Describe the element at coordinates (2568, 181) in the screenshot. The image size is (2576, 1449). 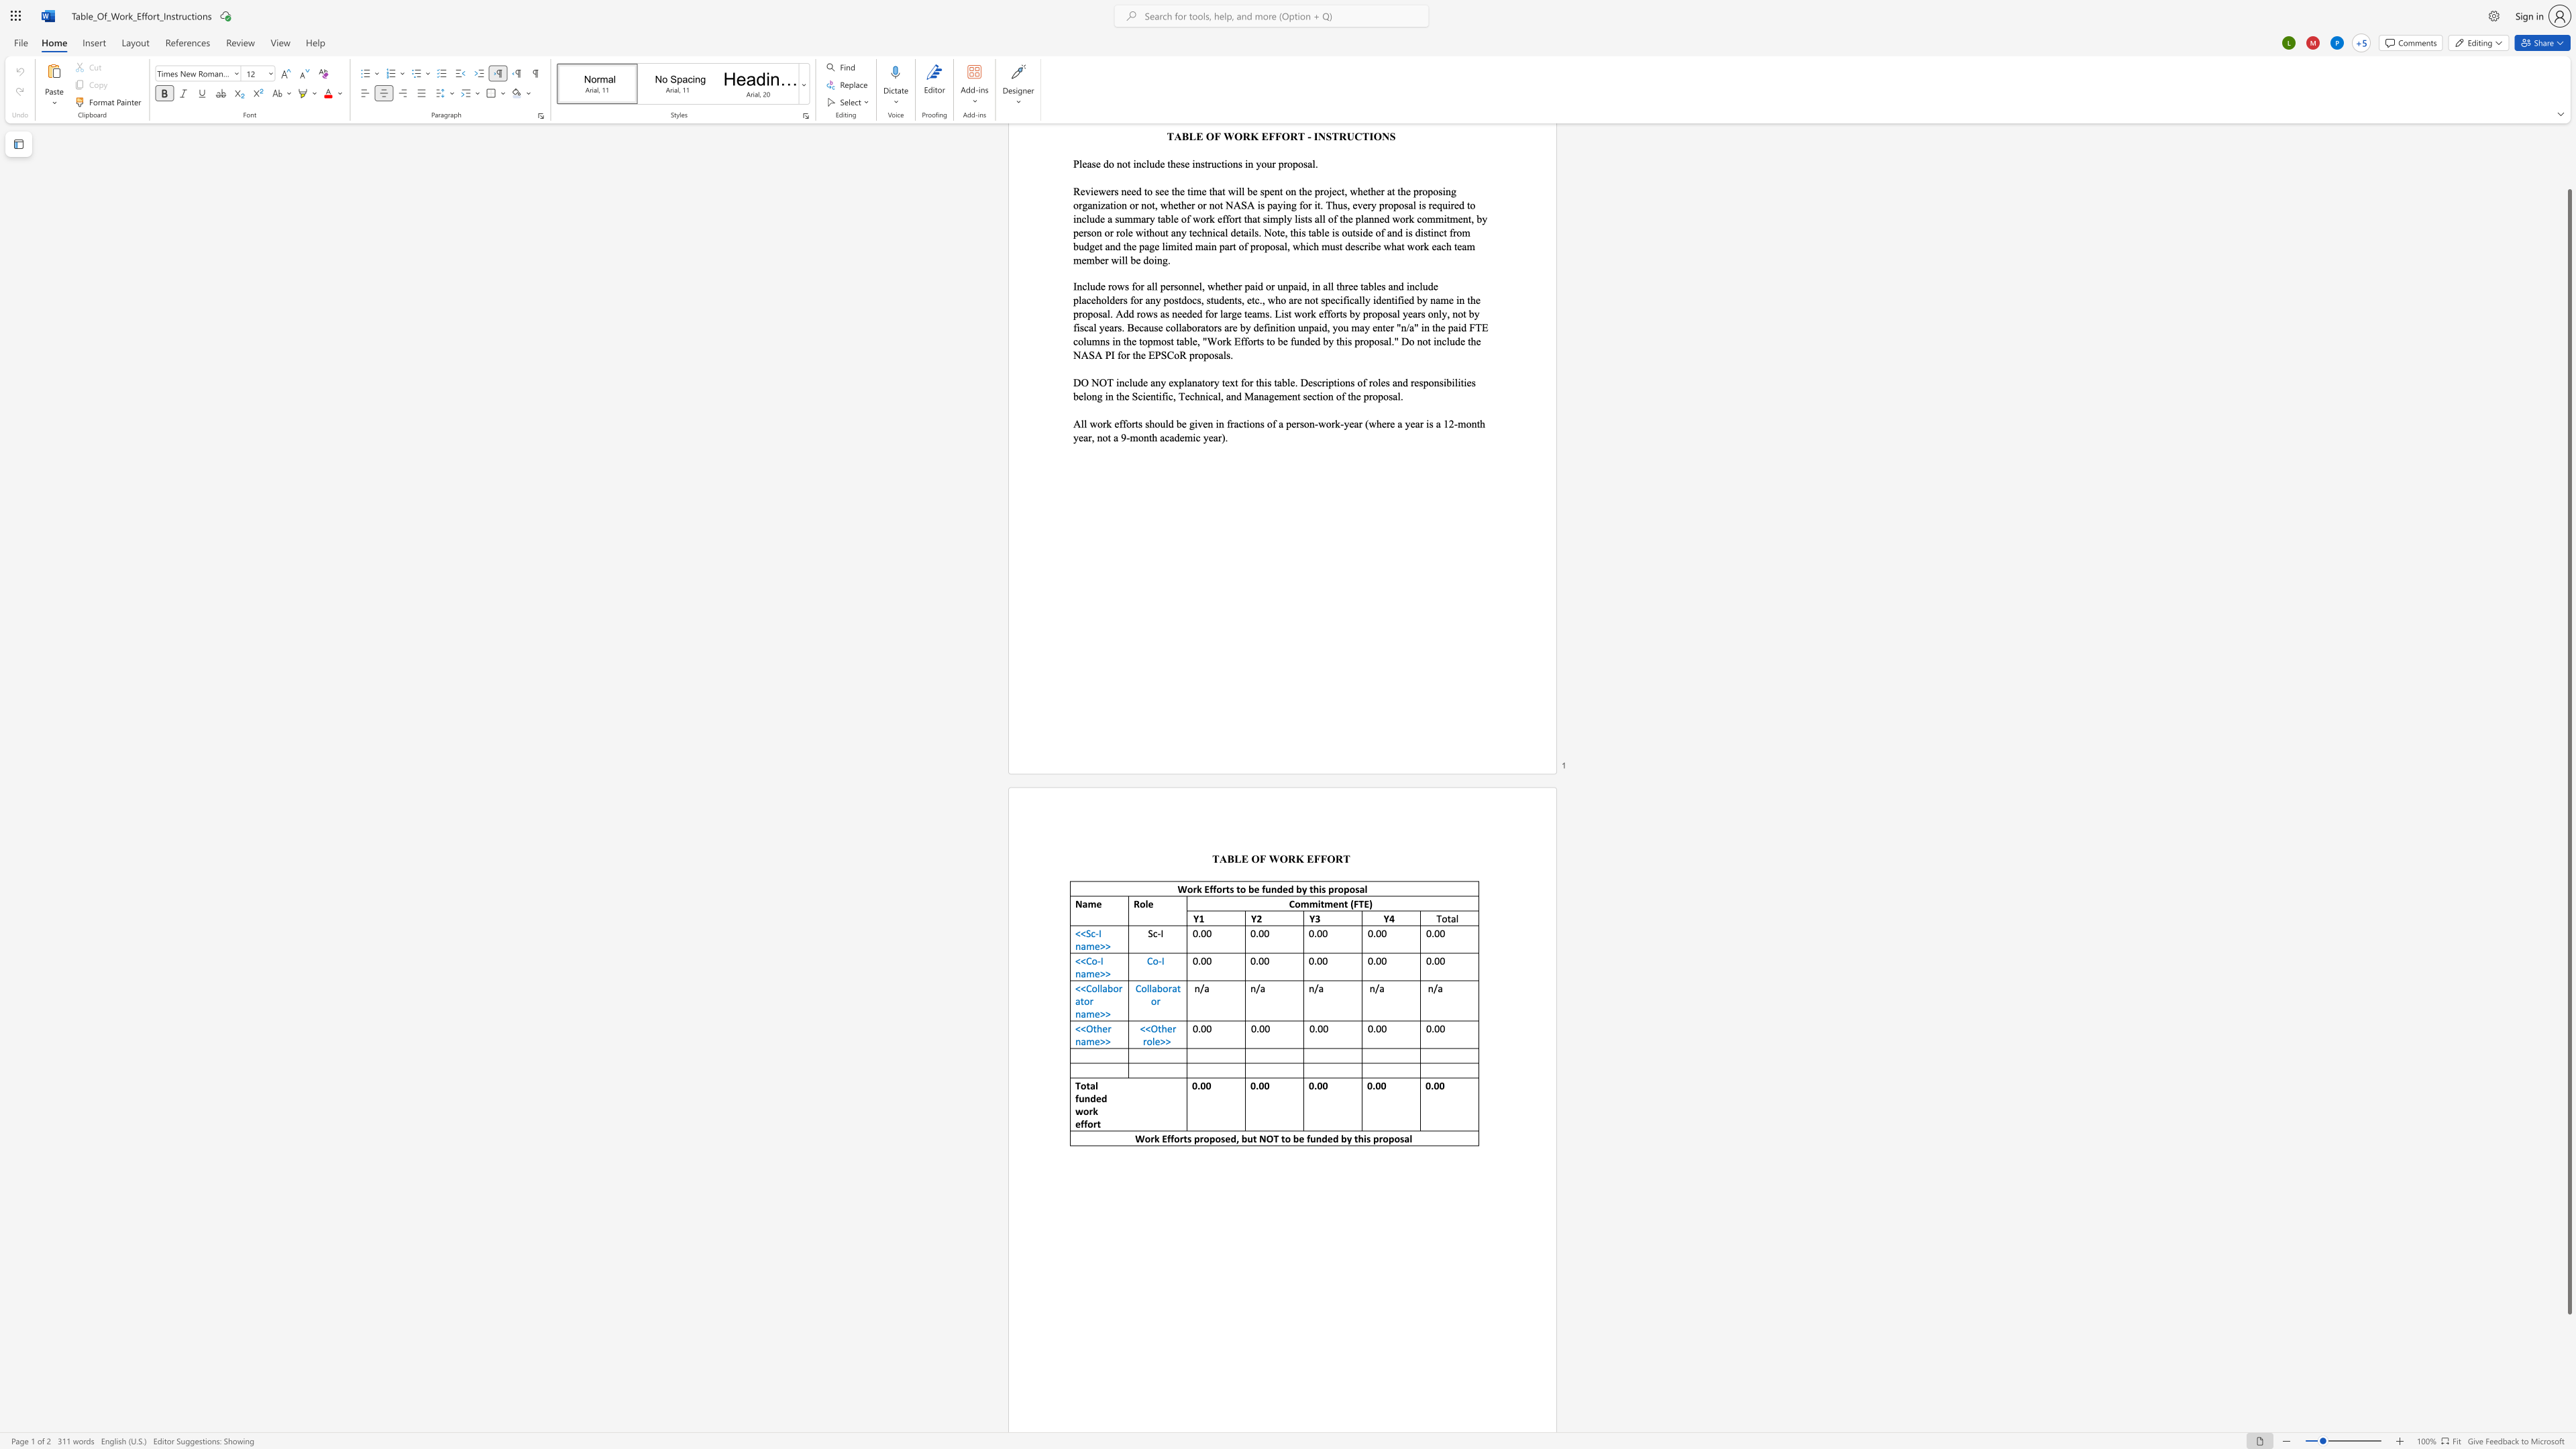
I see `the scrollbar to move the content higher` at that location.